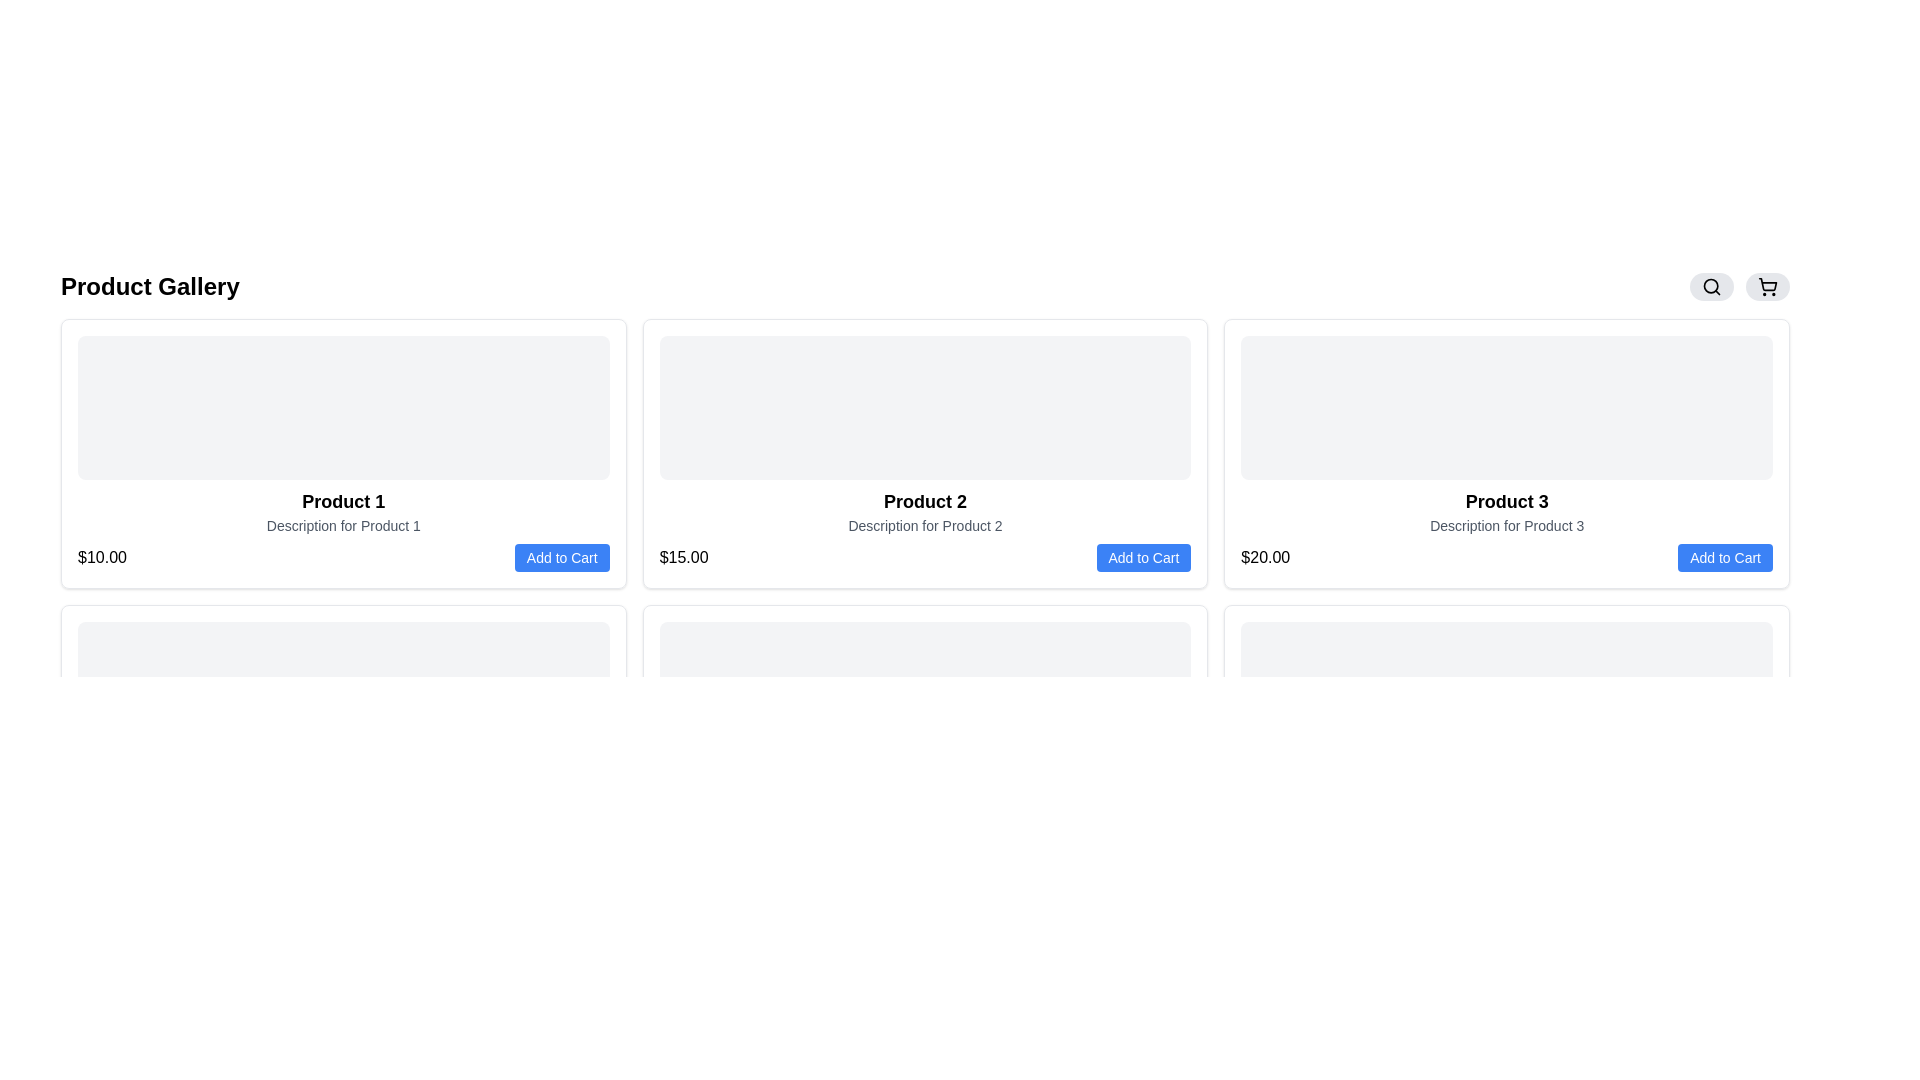  What do you see at coordinates (1507, 524) in the screenshot?
I see `text label element that provides a description for 'Product 3', which is styled with small gray text and located beneath the title 'Product 3'` at bounding box center [1507, 524].